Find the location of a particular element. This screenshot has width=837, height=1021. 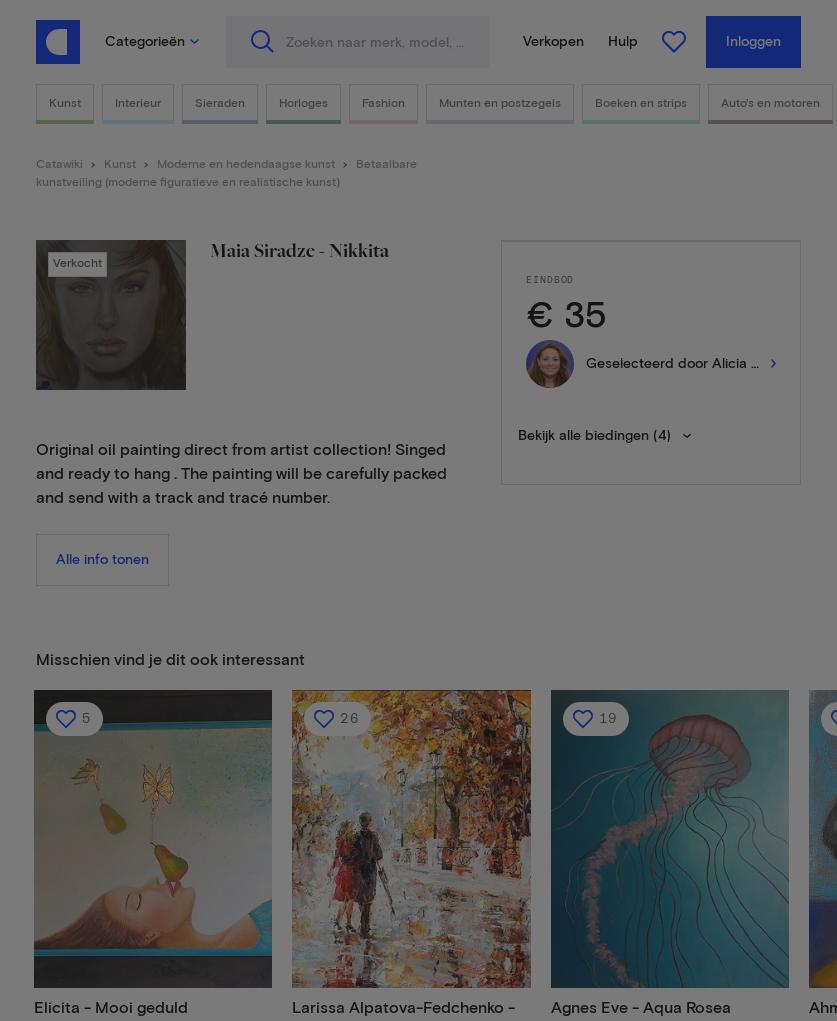

'Geselecteerd door Alicia Cano Fraile' is located at coordinates (704, 363).